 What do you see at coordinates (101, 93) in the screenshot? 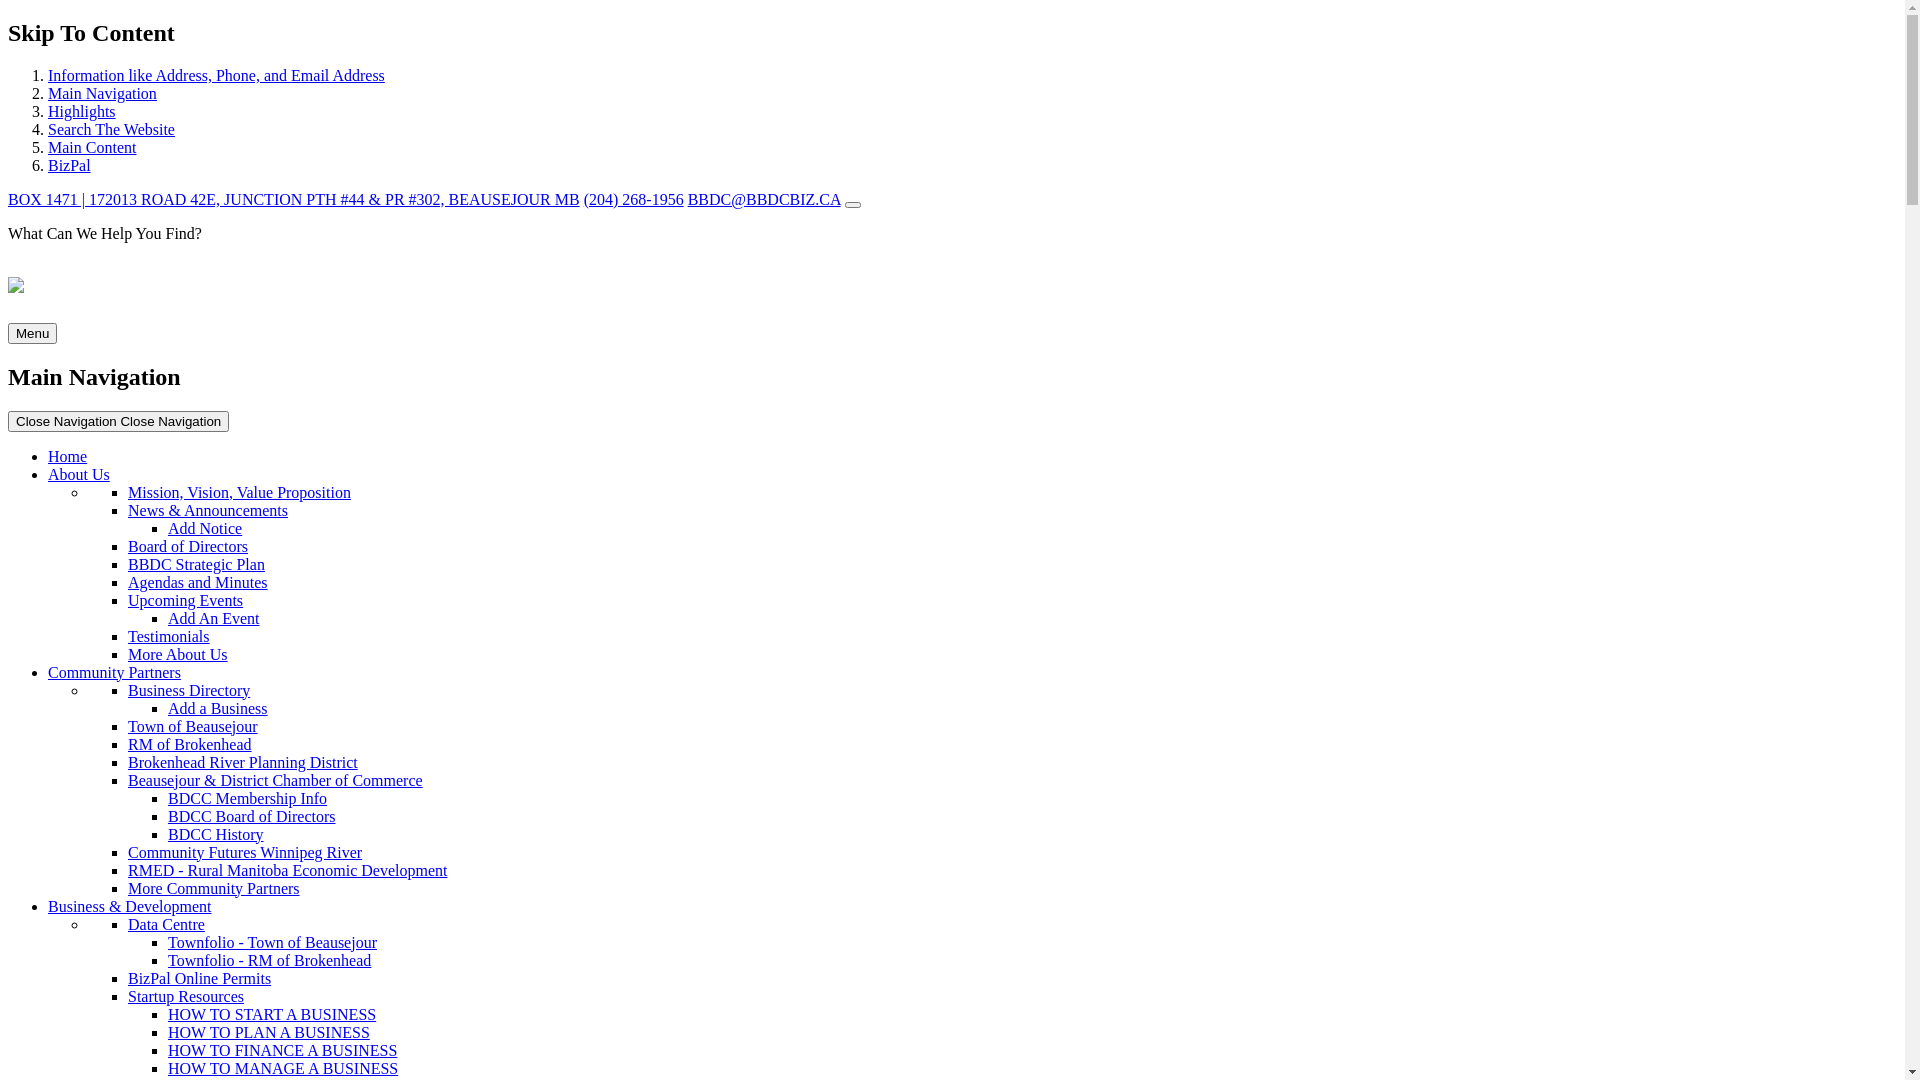
I see `'Main Navigation'` at bounding box center [101, 93].